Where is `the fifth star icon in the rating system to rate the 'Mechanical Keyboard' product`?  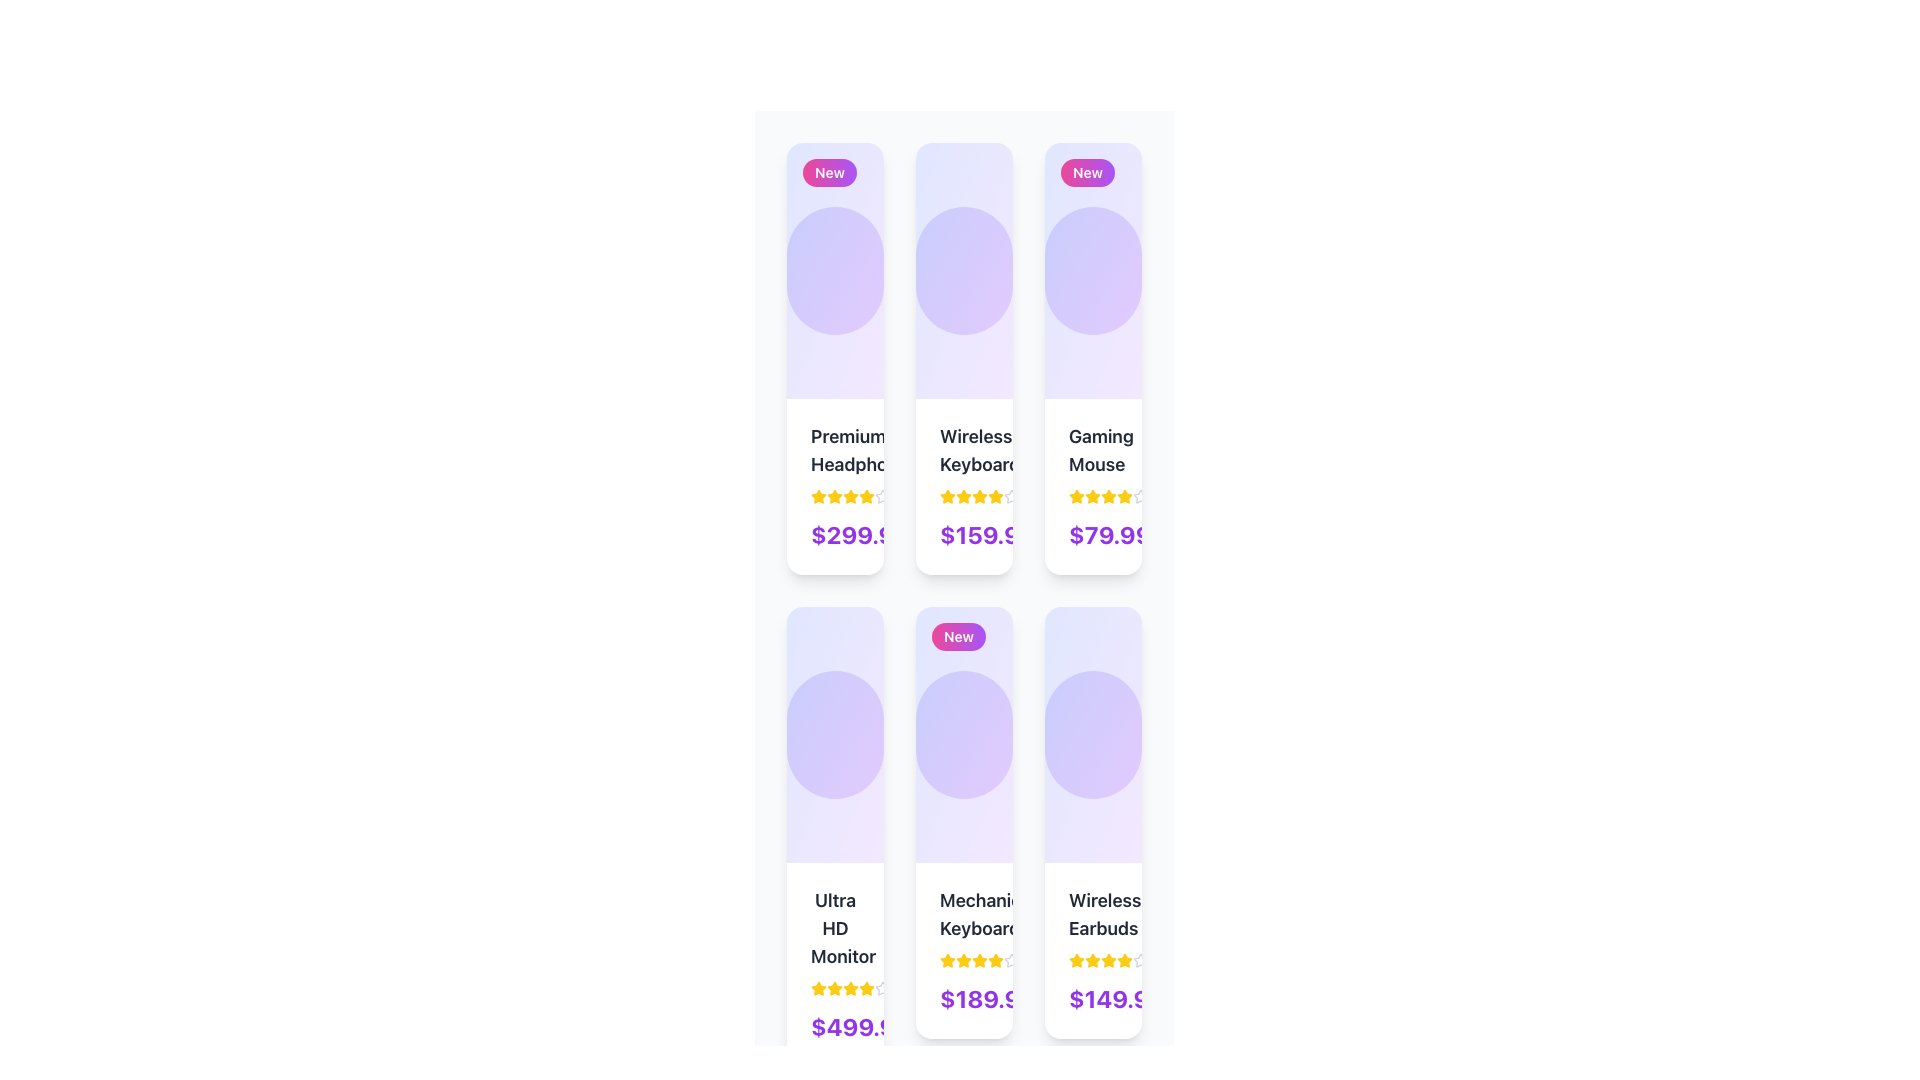 the fifth star icon in the rating system to rate the 'Mechanical Keyboard' product is located at coordinates (996, 959).